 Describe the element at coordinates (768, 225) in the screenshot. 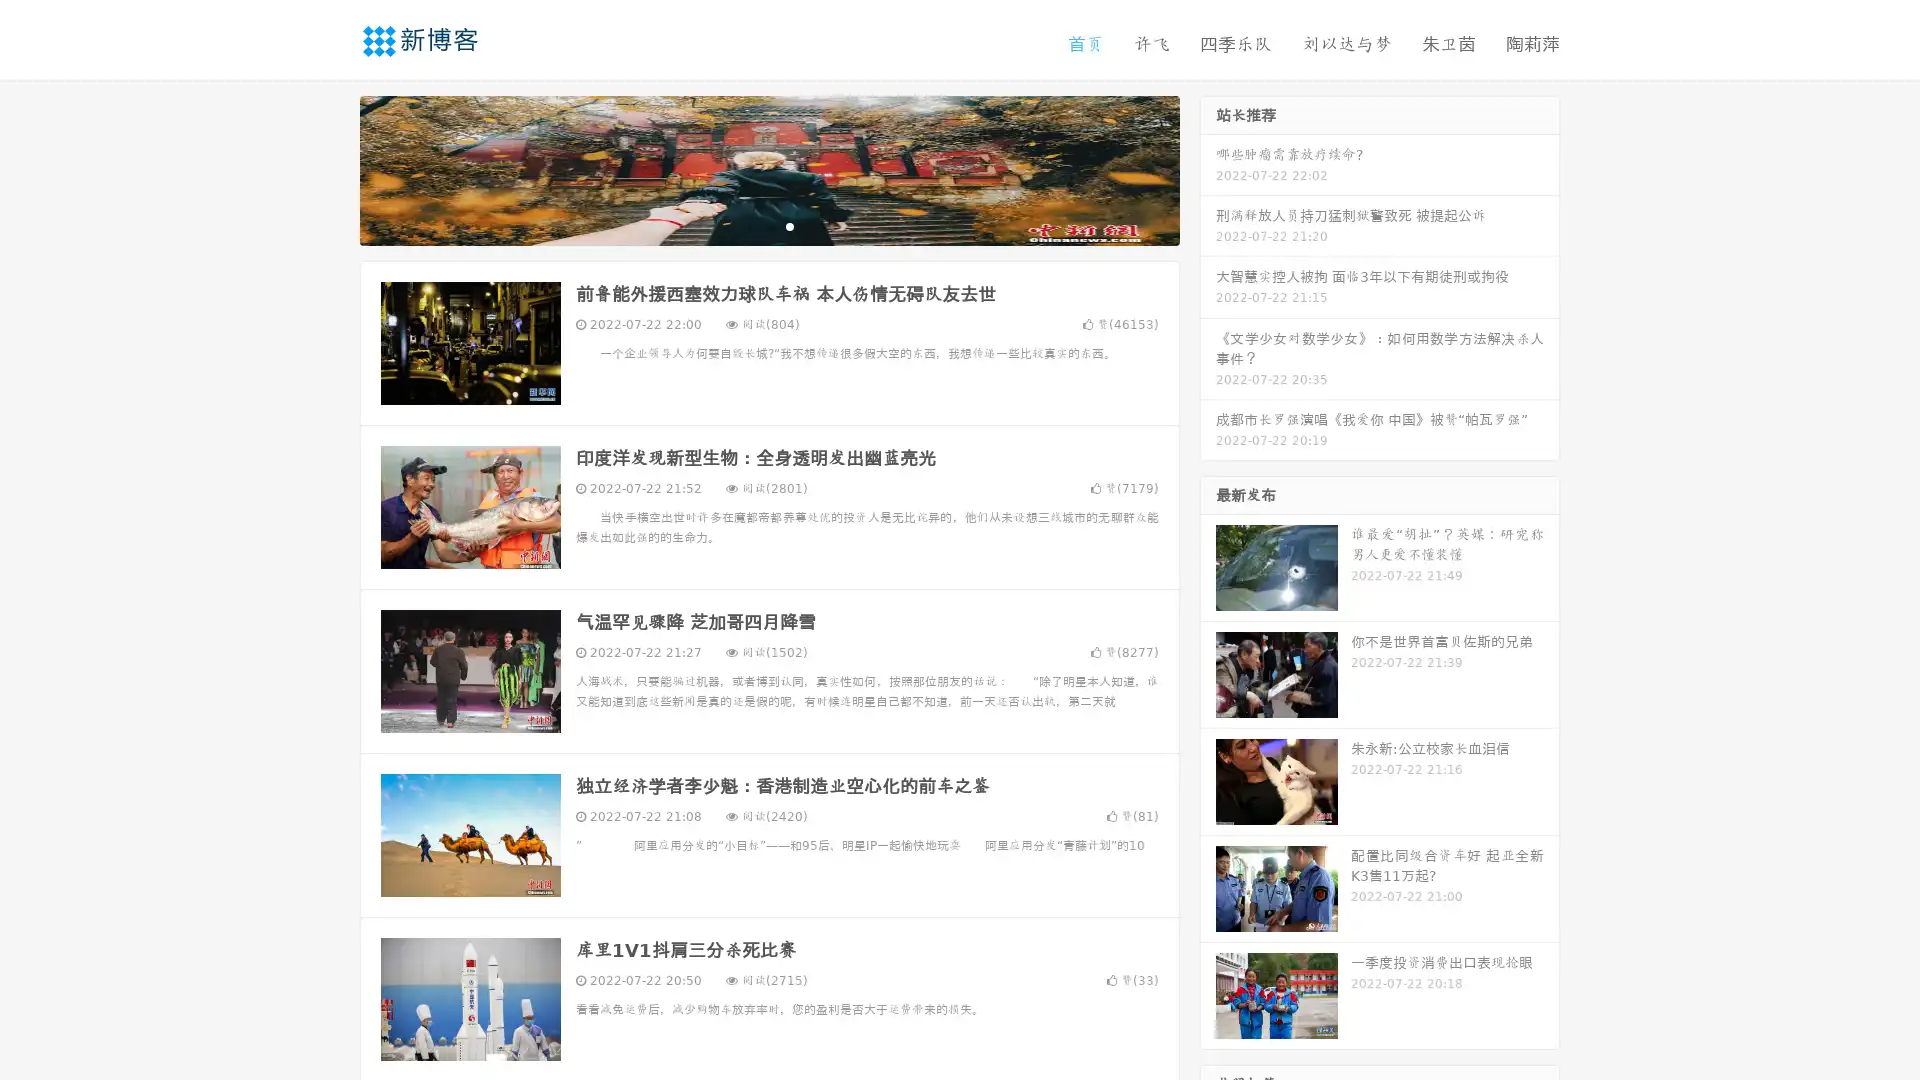

I see `Go to slide 2` at that location.